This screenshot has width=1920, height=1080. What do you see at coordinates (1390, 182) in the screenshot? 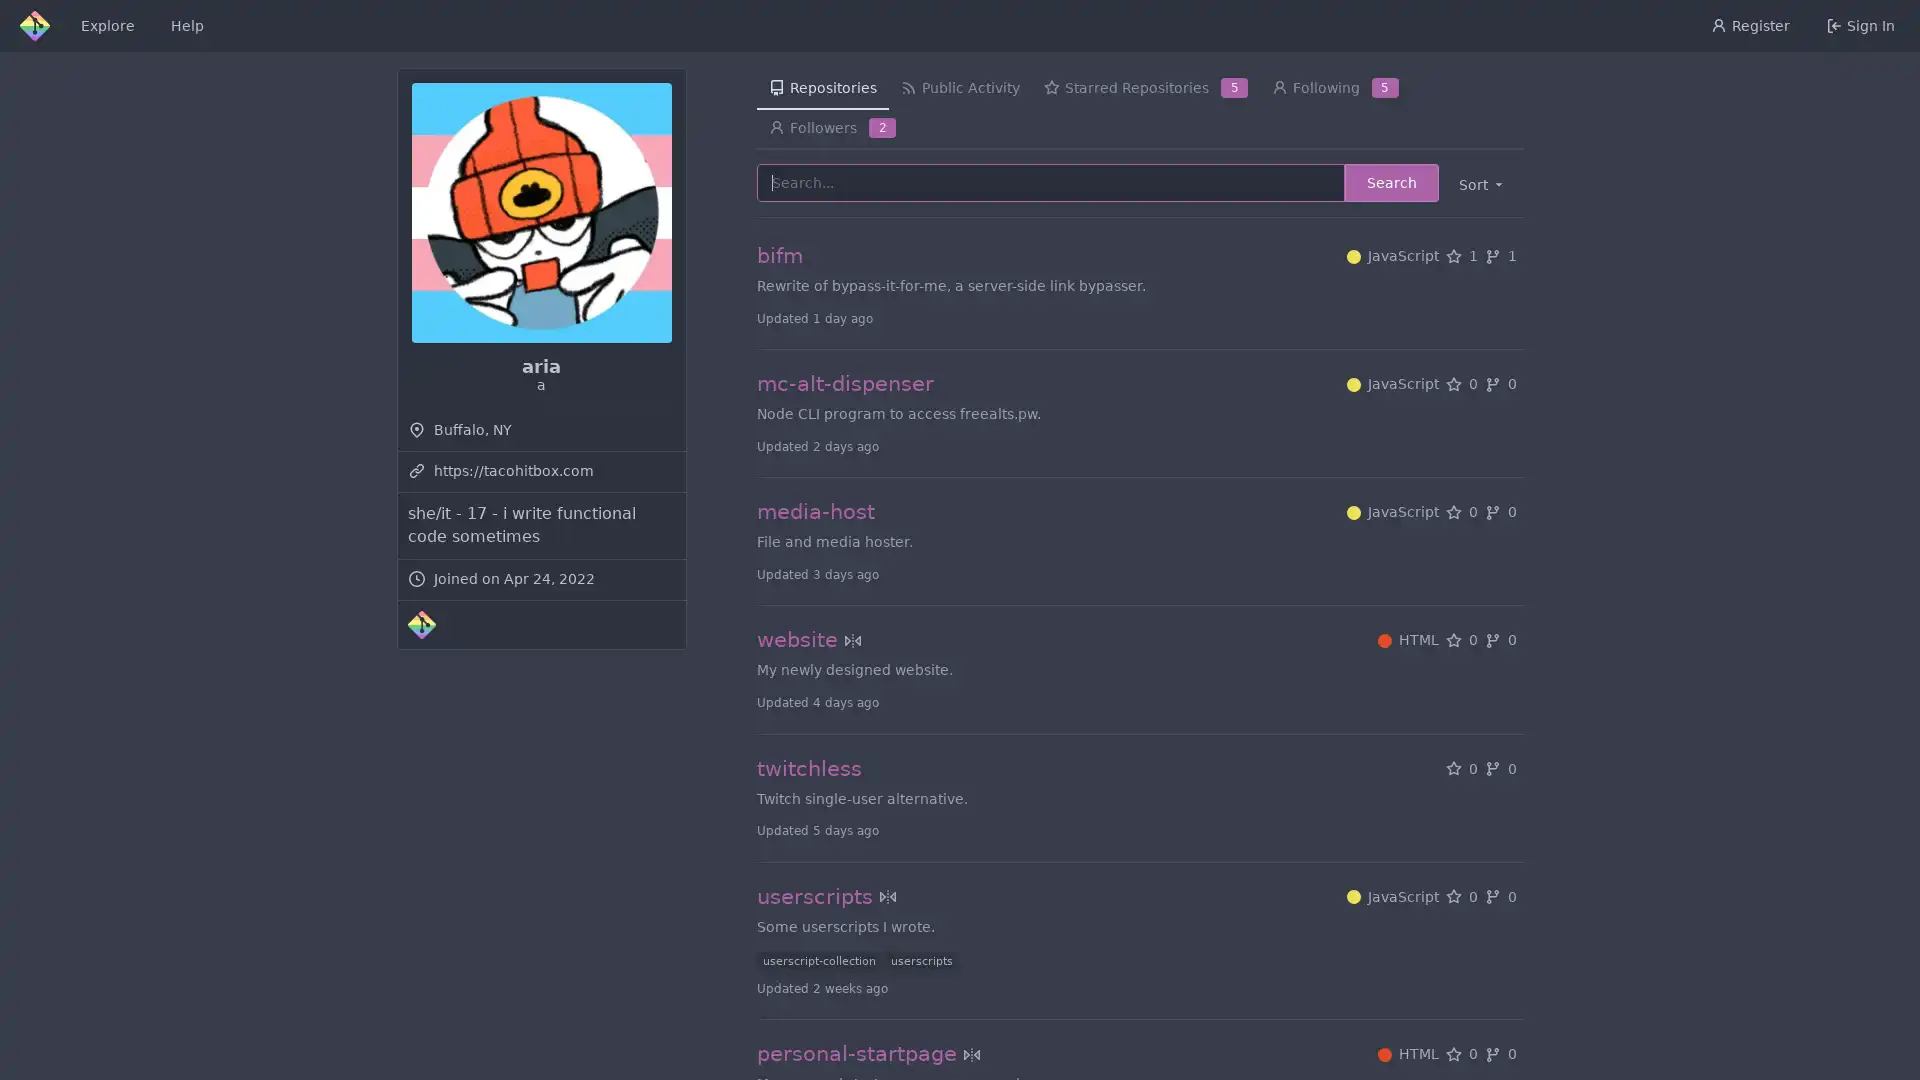
I see `Search` at bounding box center [1390, 182].